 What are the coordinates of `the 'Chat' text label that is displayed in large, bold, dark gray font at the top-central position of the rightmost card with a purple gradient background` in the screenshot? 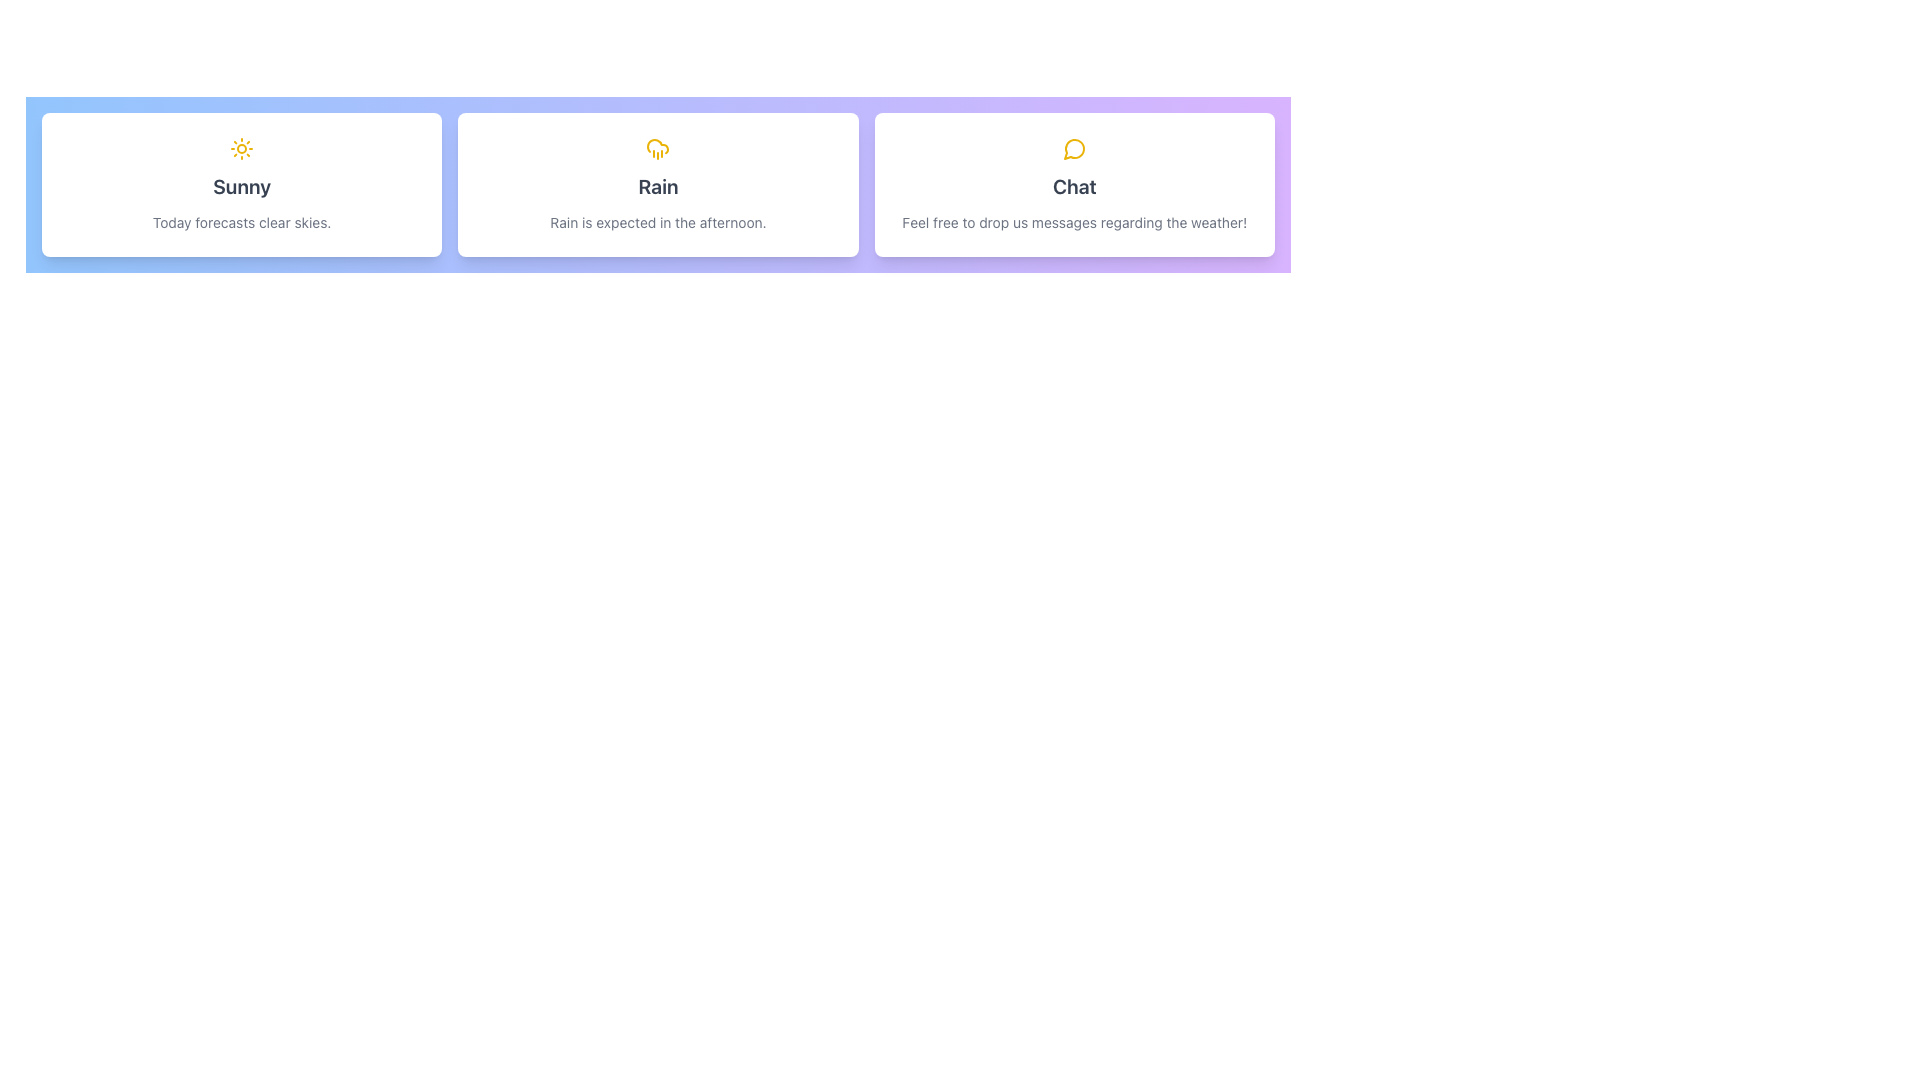 It's located at (1073, 186).